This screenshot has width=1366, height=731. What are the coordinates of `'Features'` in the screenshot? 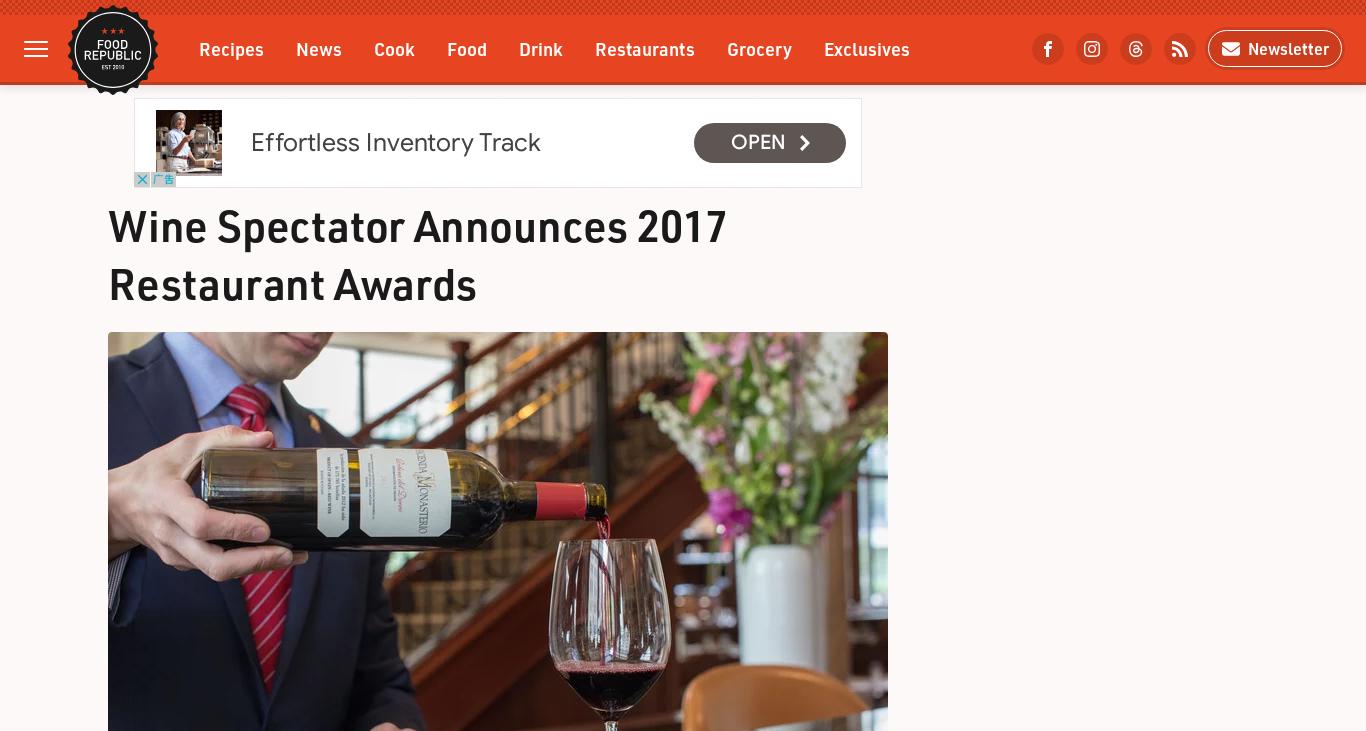 It's located at (234, 130).